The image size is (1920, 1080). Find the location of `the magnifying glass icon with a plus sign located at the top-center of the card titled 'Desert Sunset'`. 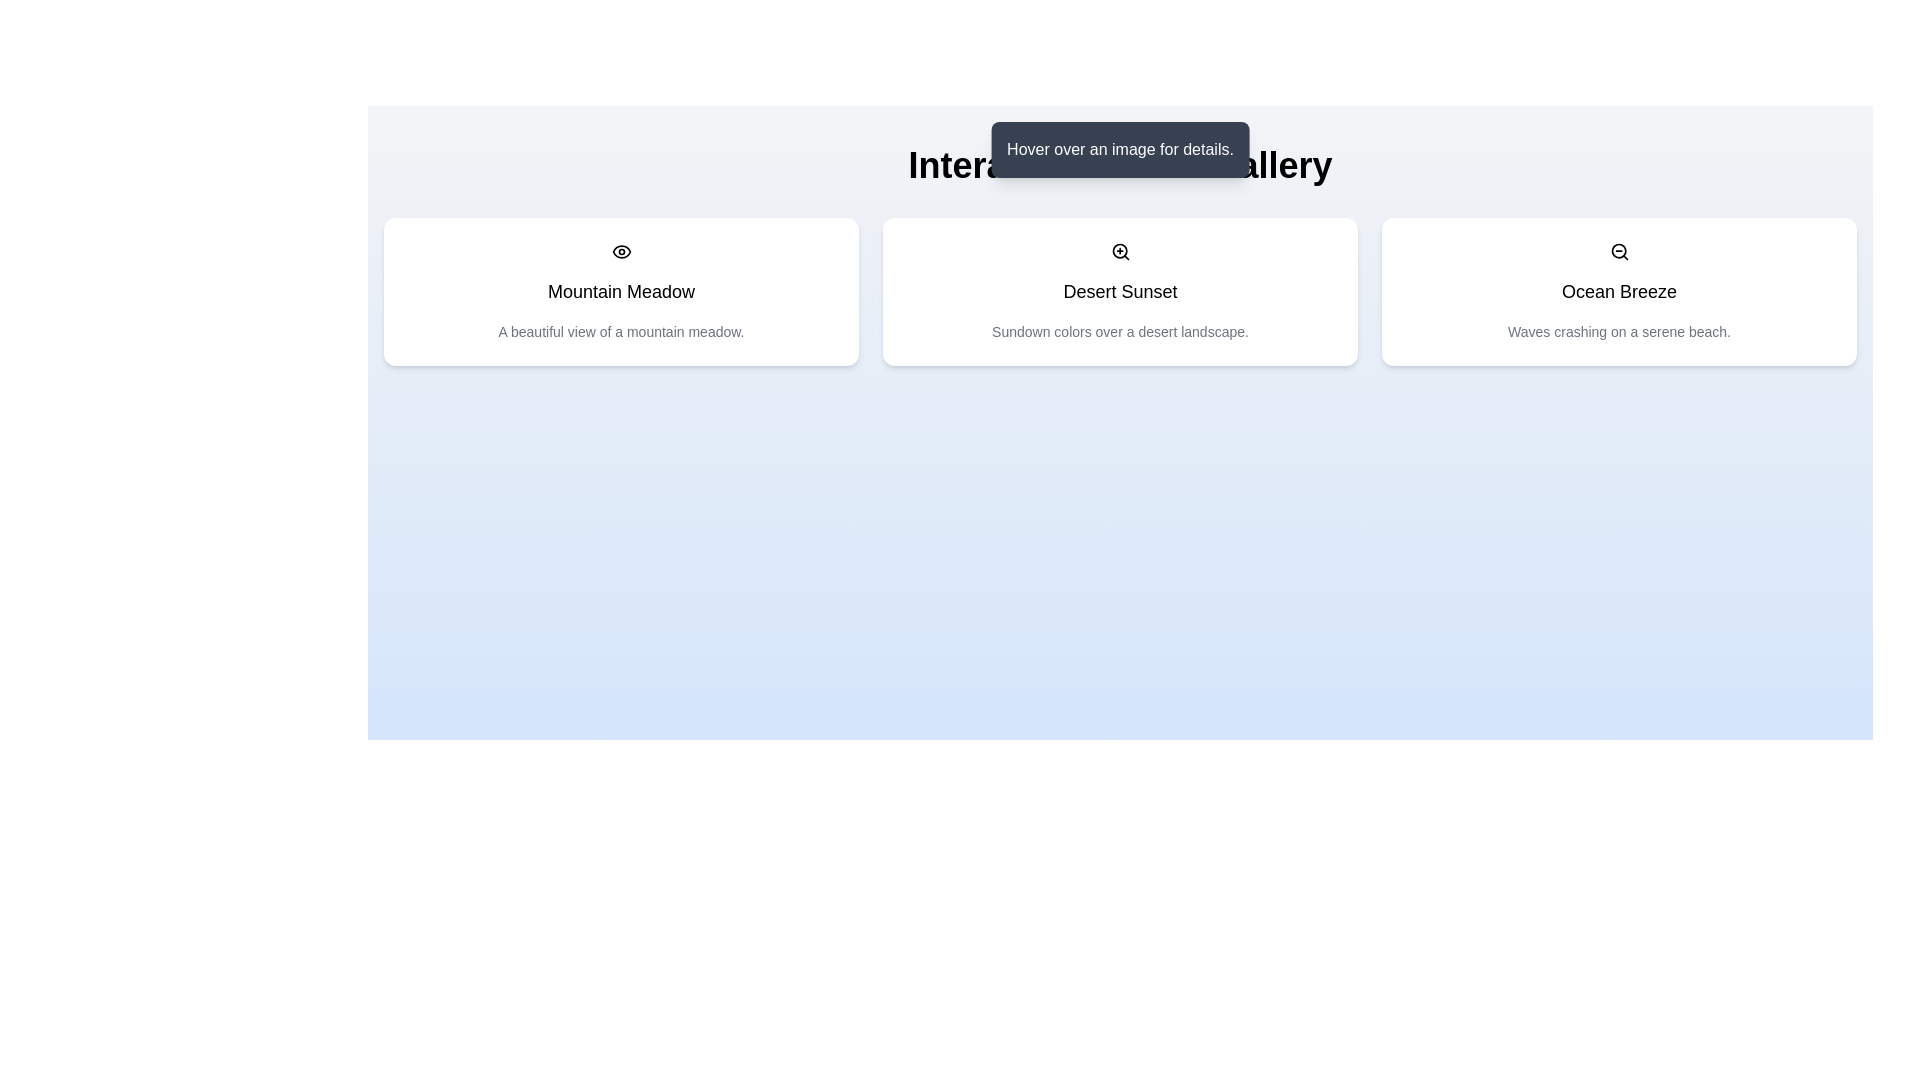

the magnifying glass icon with a plus sign located at the top-center of the card titled 'Desert Sunset' is located at coordinates (1120, 250).